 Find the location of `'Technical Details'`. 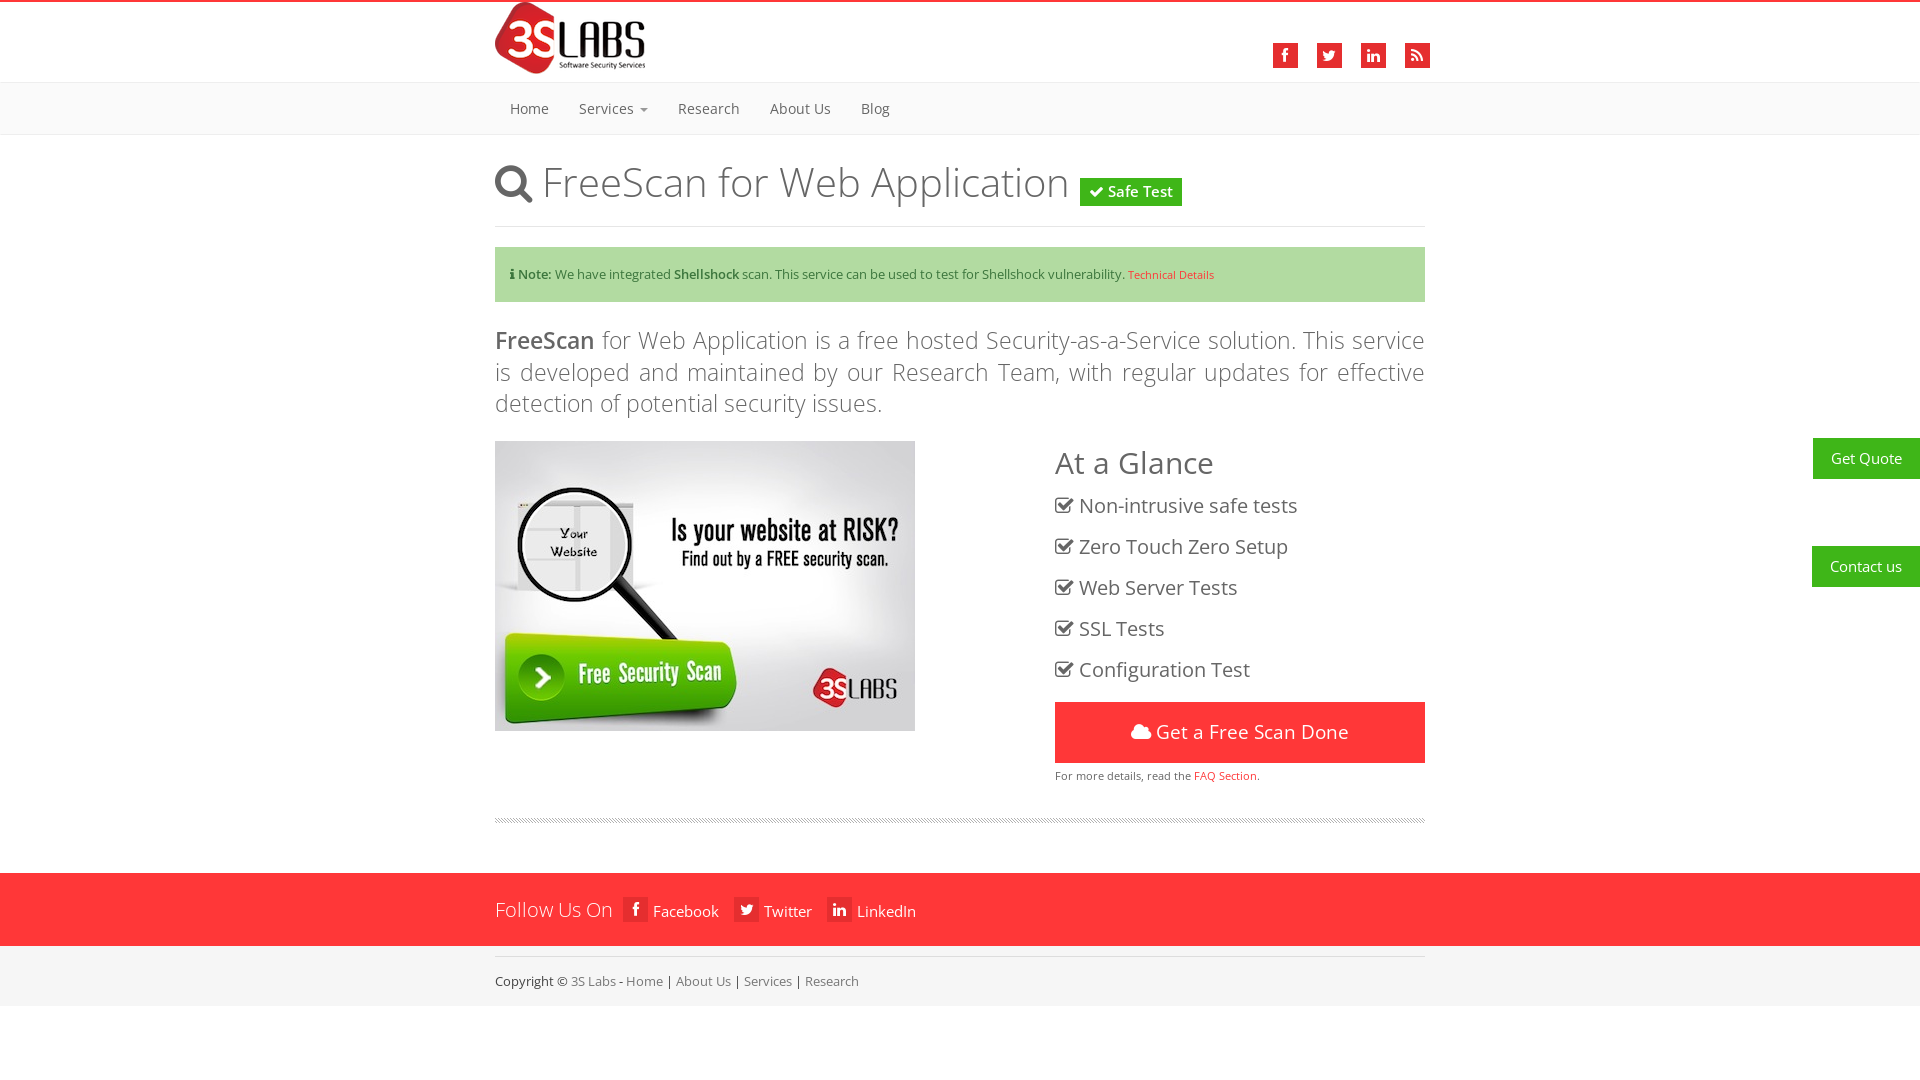

'Technical Details' is located at coordinates (1128, 274).